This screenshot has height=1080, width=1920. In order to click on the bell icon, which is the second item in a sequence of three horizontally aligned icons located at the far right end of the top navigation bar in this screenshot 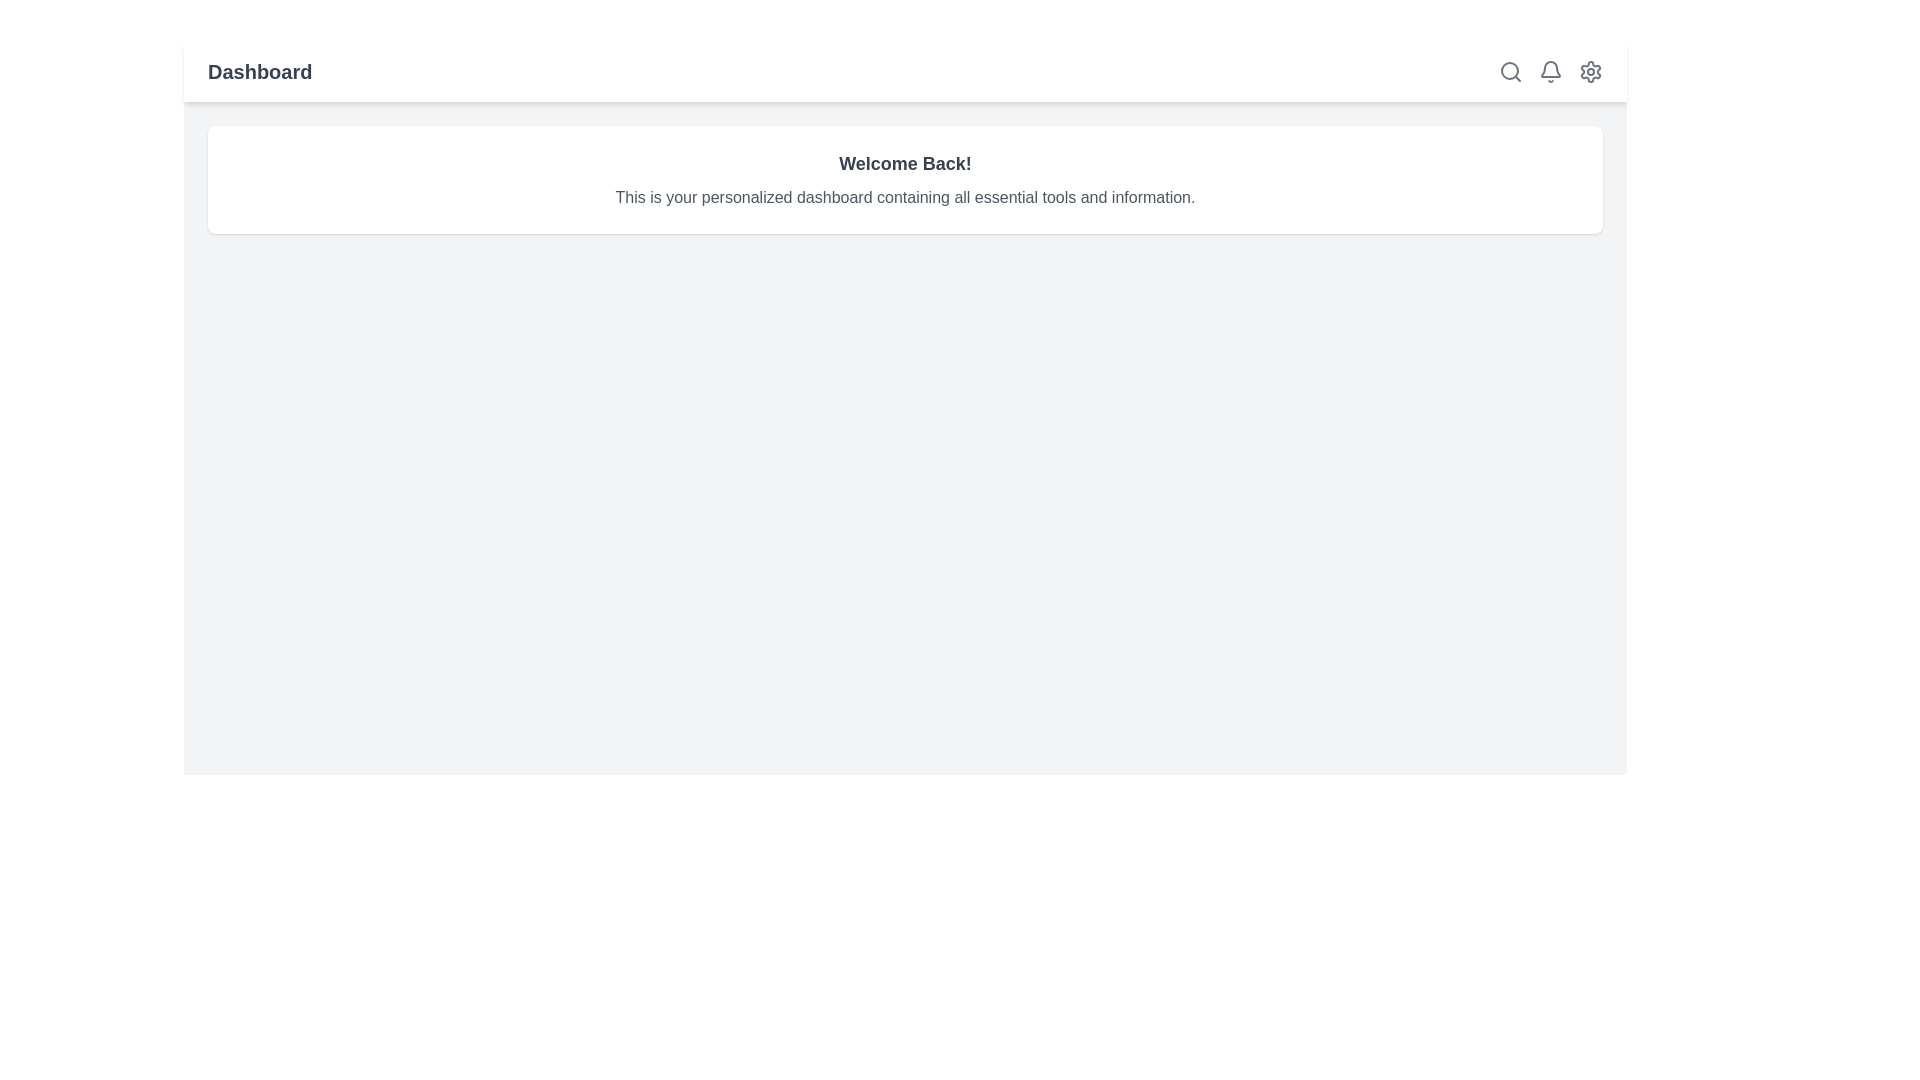, I will do `click(1549, 71)`.